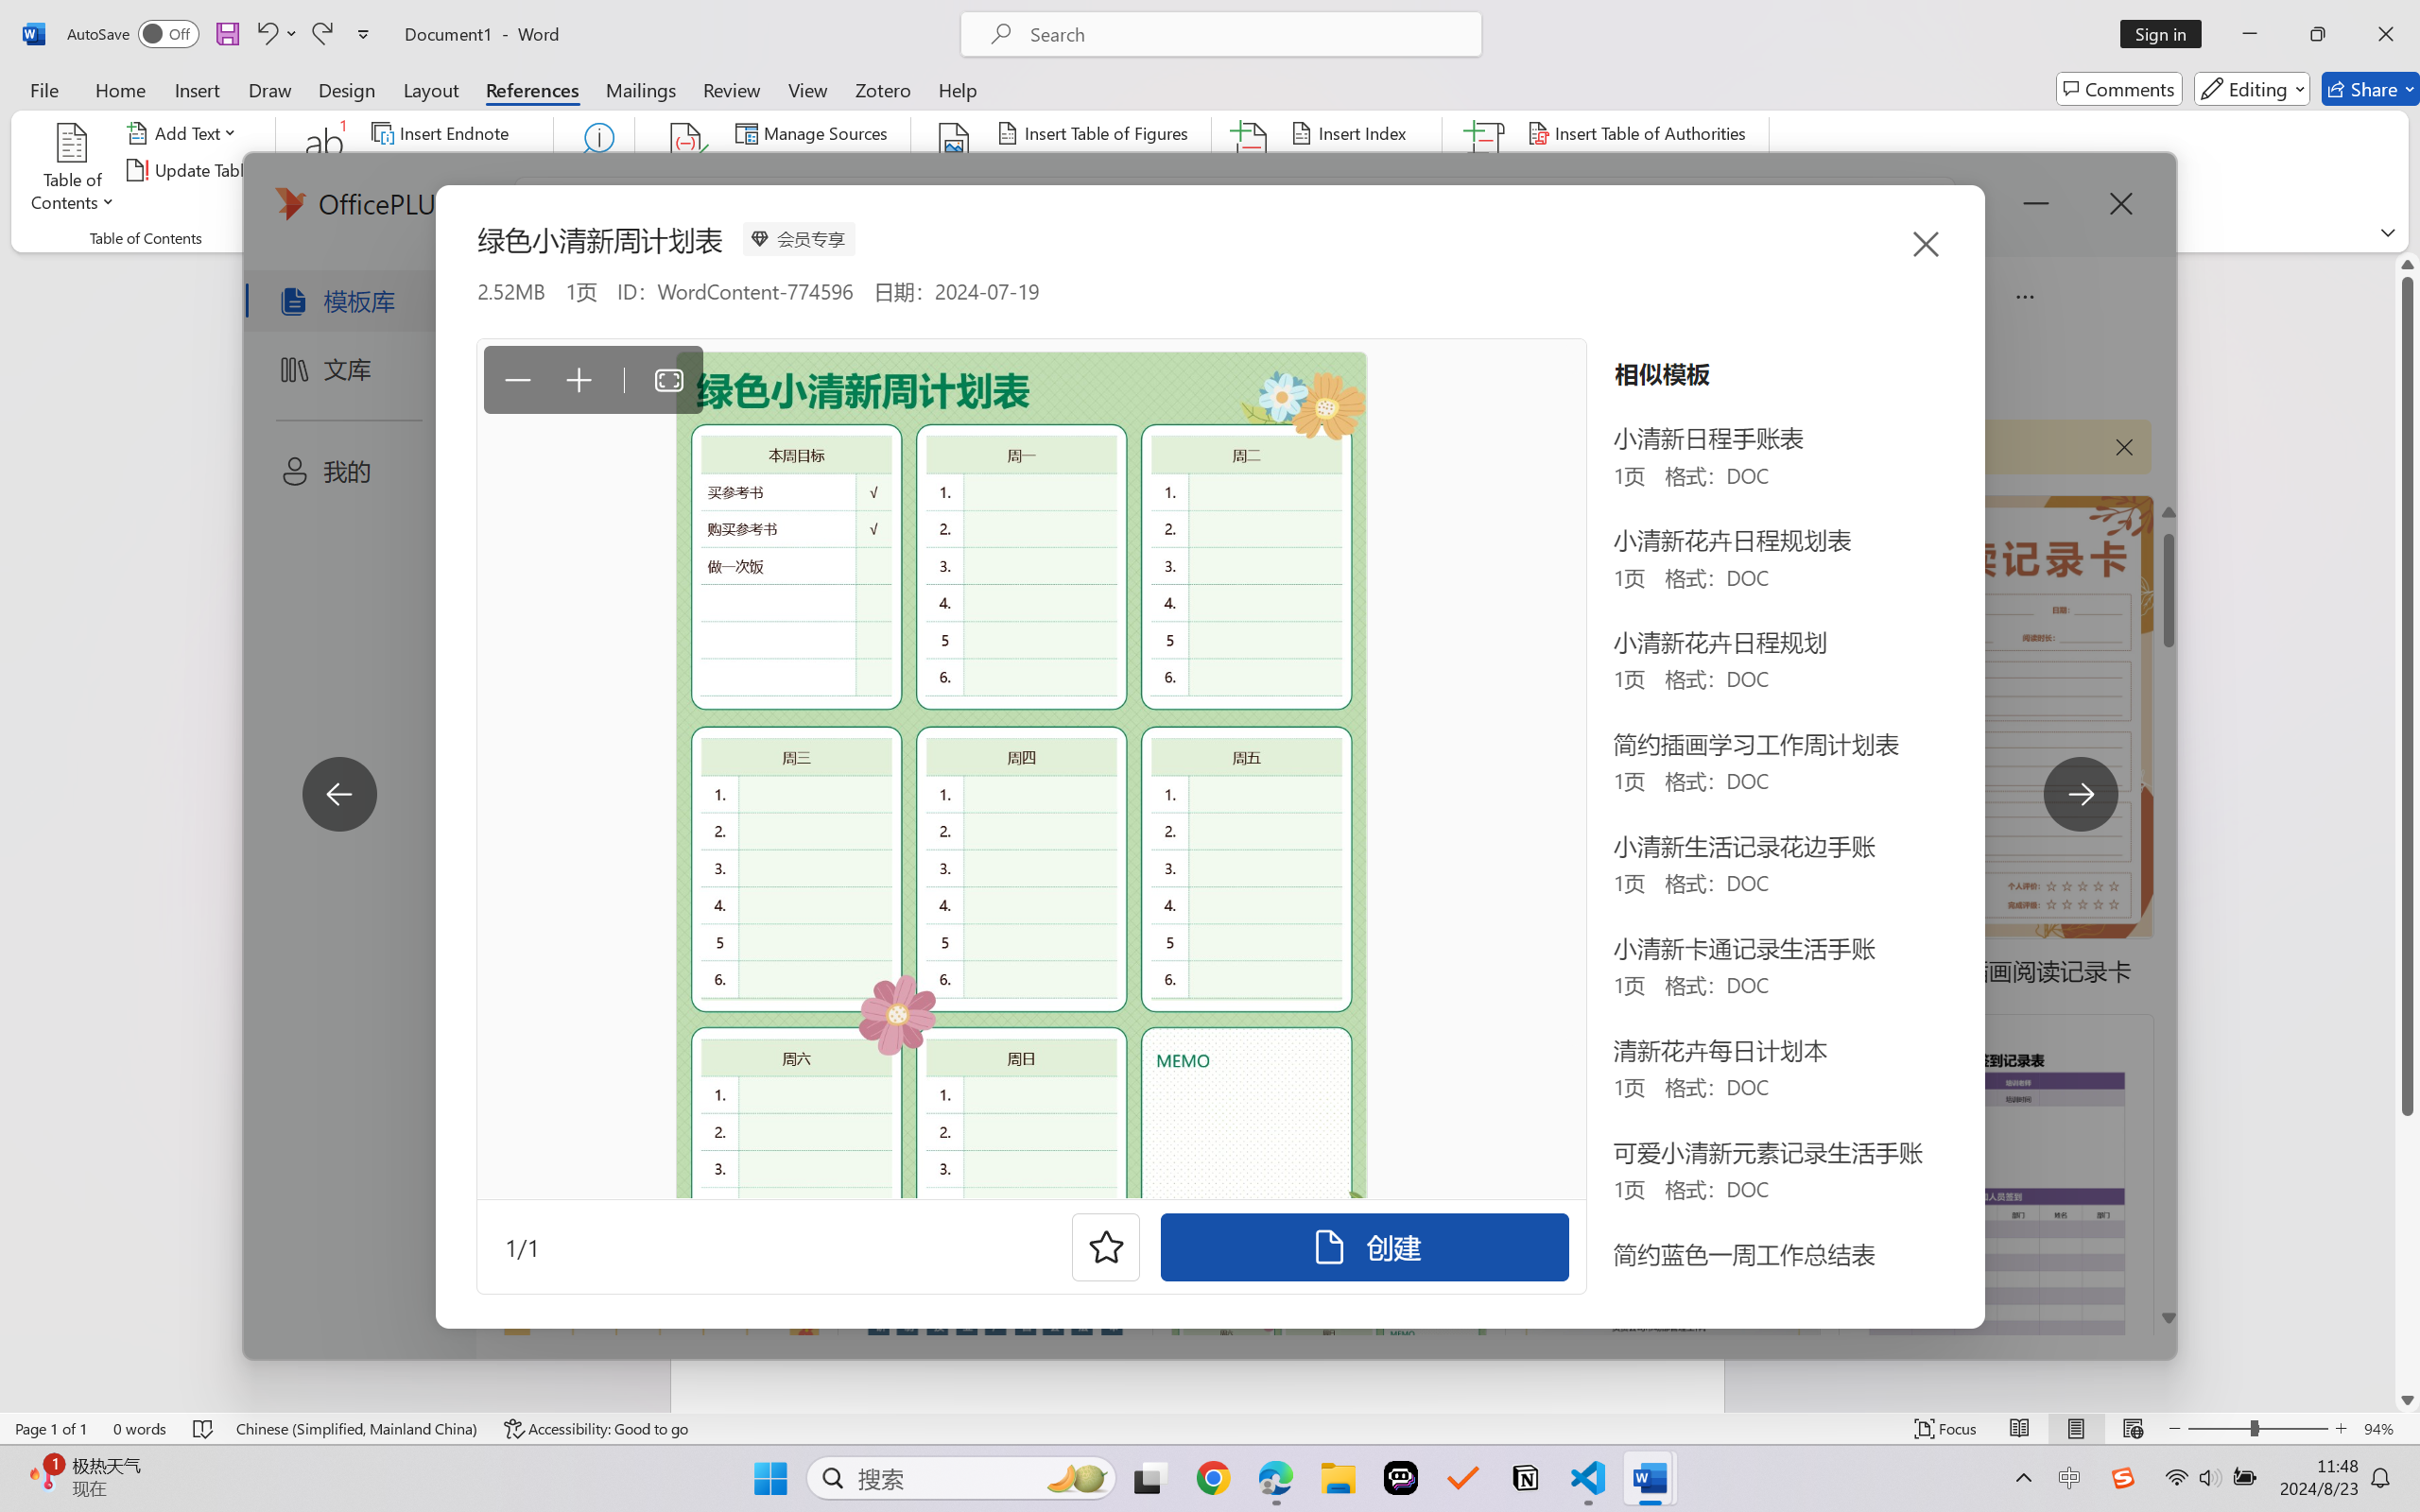 The width and height of the screenshot is (2420, 1512). What do you see at coordinates (2407, 1399) in the screenshot?
I see `'Line down'` at bounding box center [2407, 1399].